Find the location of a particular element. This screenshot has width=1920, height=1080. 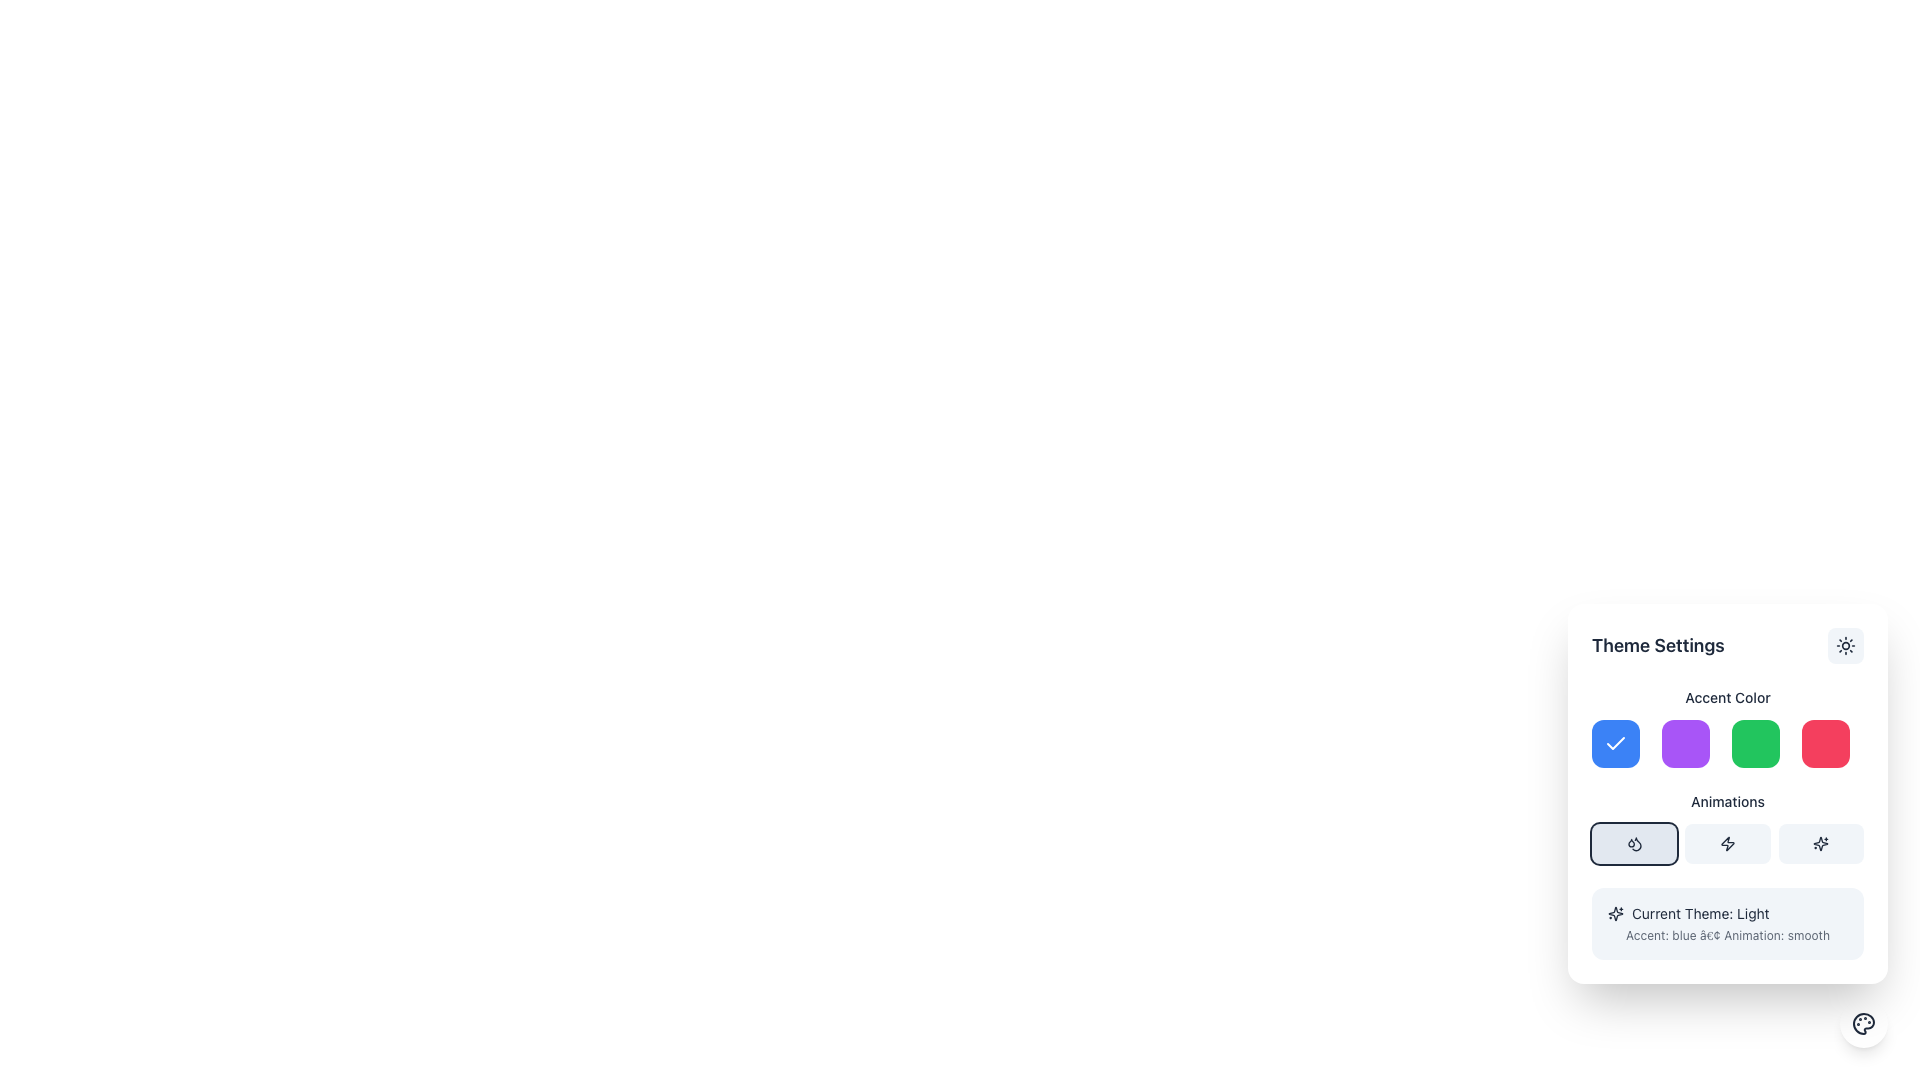

displayed text of the Text Label indicating the current theme setting, which shows 'Light', located in the 'Theme Settings' module near the lower-right corner is located at coordinates (1699, 914).